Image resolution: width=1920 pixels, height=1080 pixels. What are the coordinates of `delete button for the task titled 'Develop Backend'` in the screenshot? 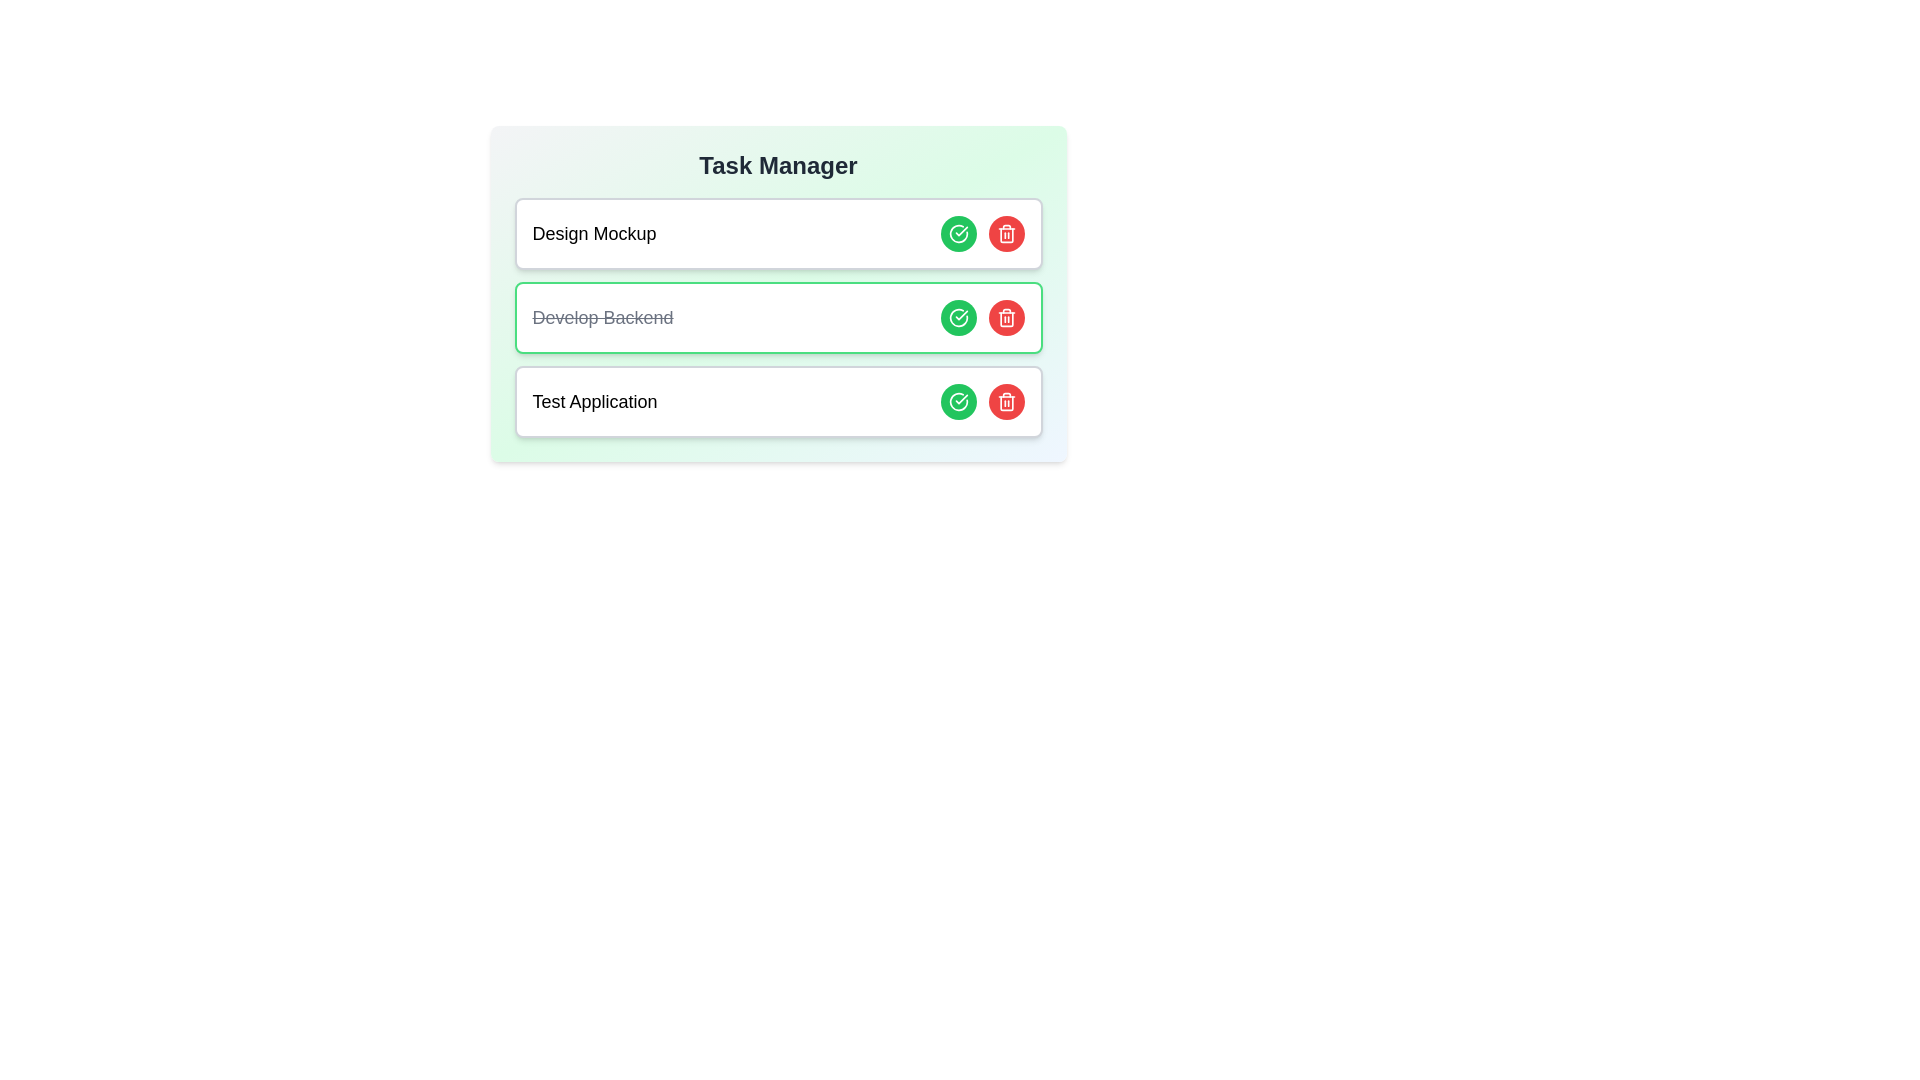 It's located at (1006, 316).